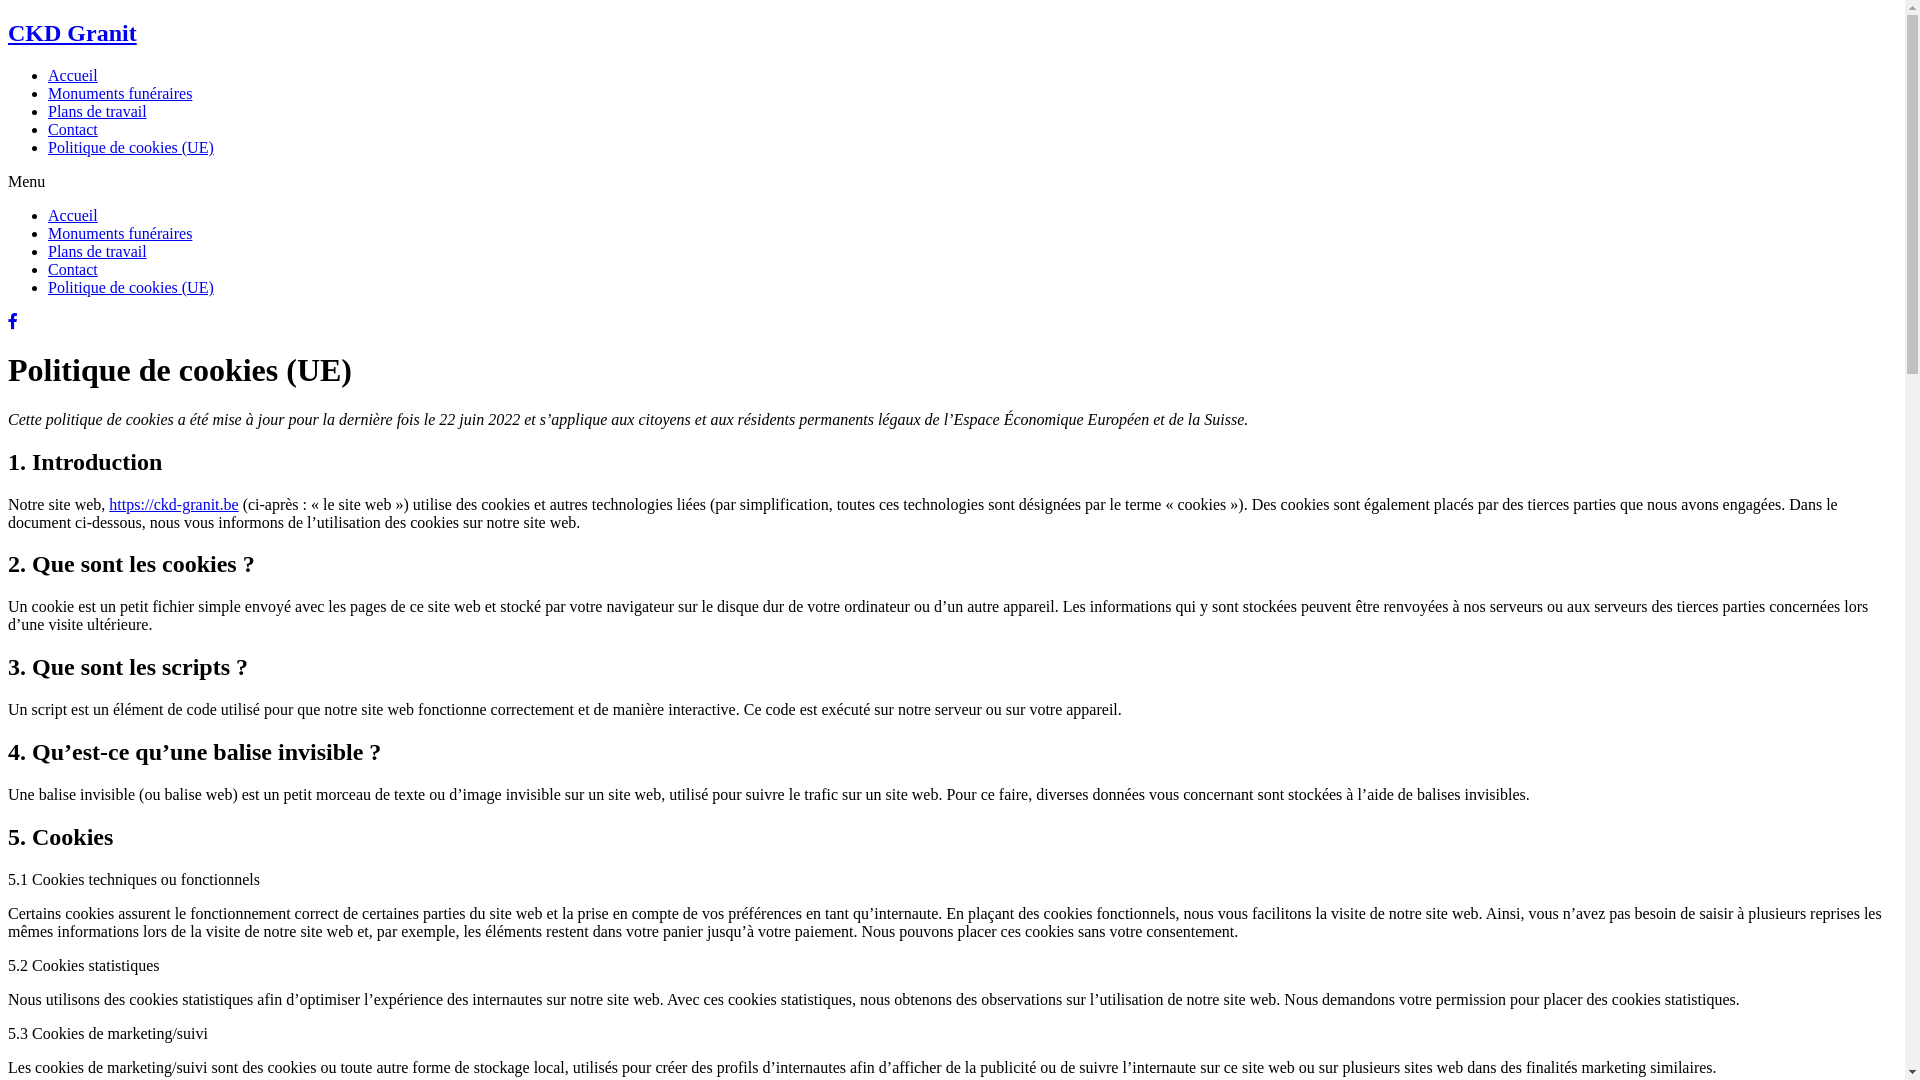 The height and width of the screenshot is (1080, 1920). I want to click on 'Accueil', so click(72, 215).